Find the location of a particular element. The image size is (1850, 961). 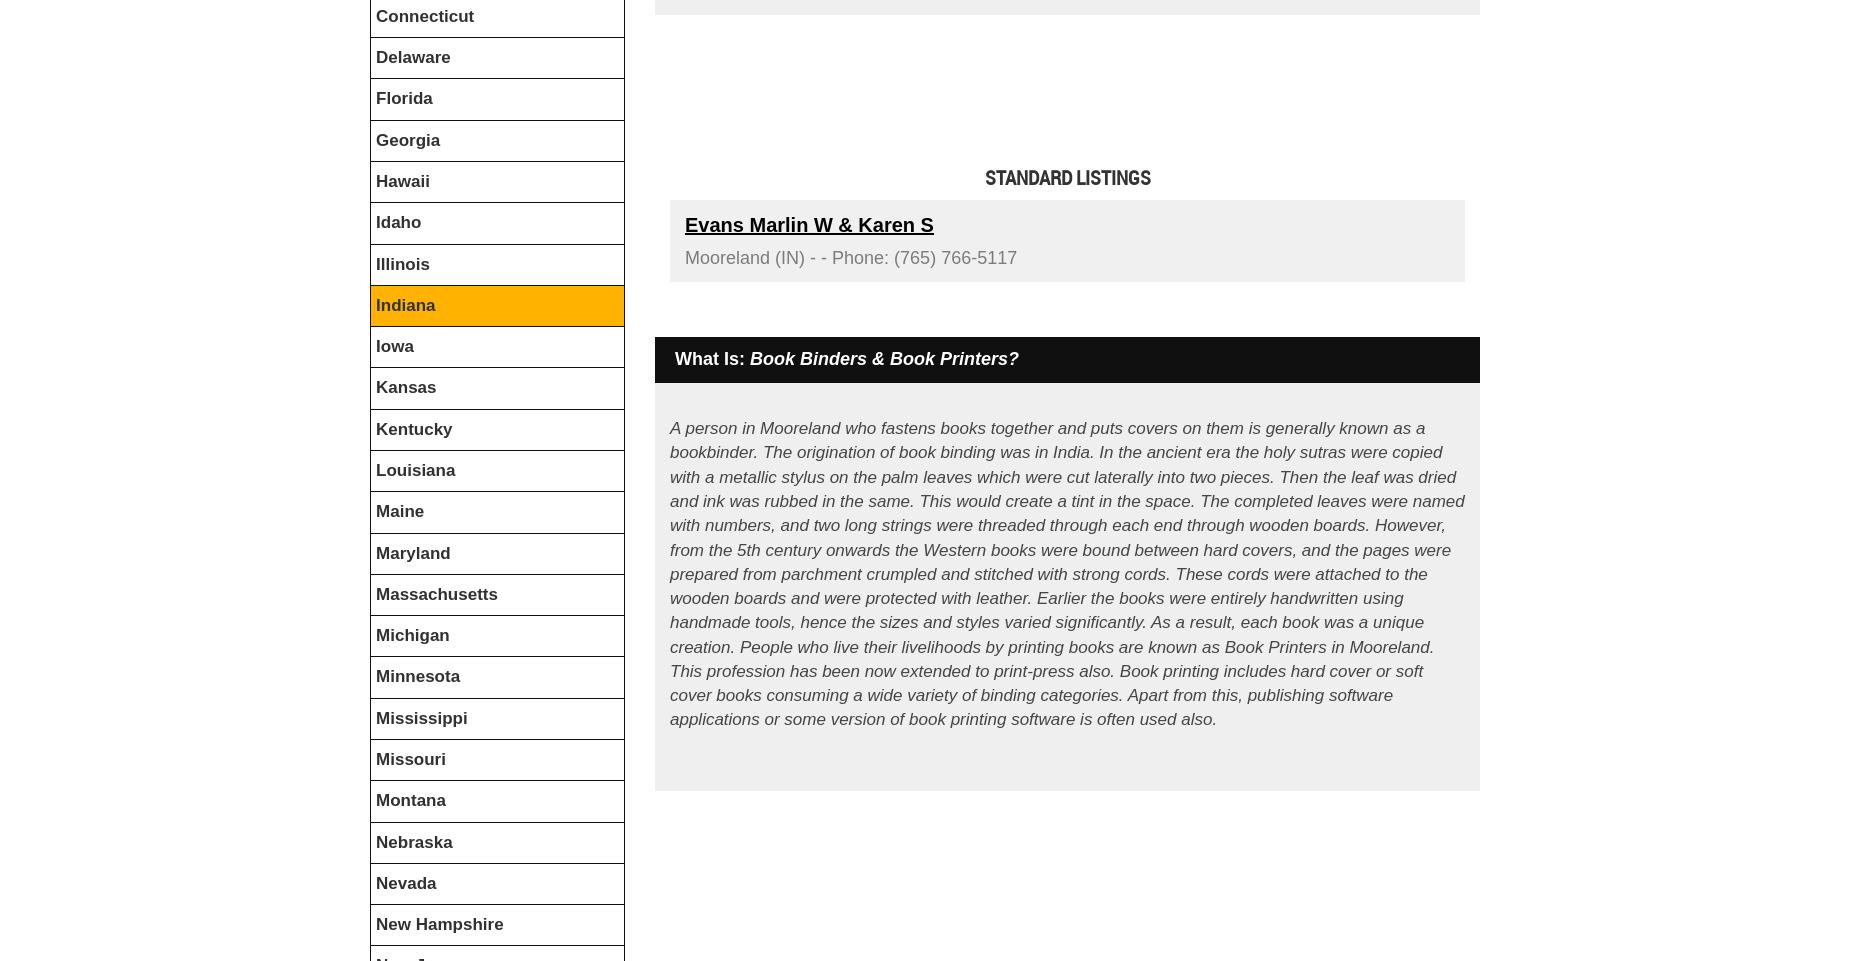

'STANDARD LISTINGS' is located at coordinates (1066, 177).